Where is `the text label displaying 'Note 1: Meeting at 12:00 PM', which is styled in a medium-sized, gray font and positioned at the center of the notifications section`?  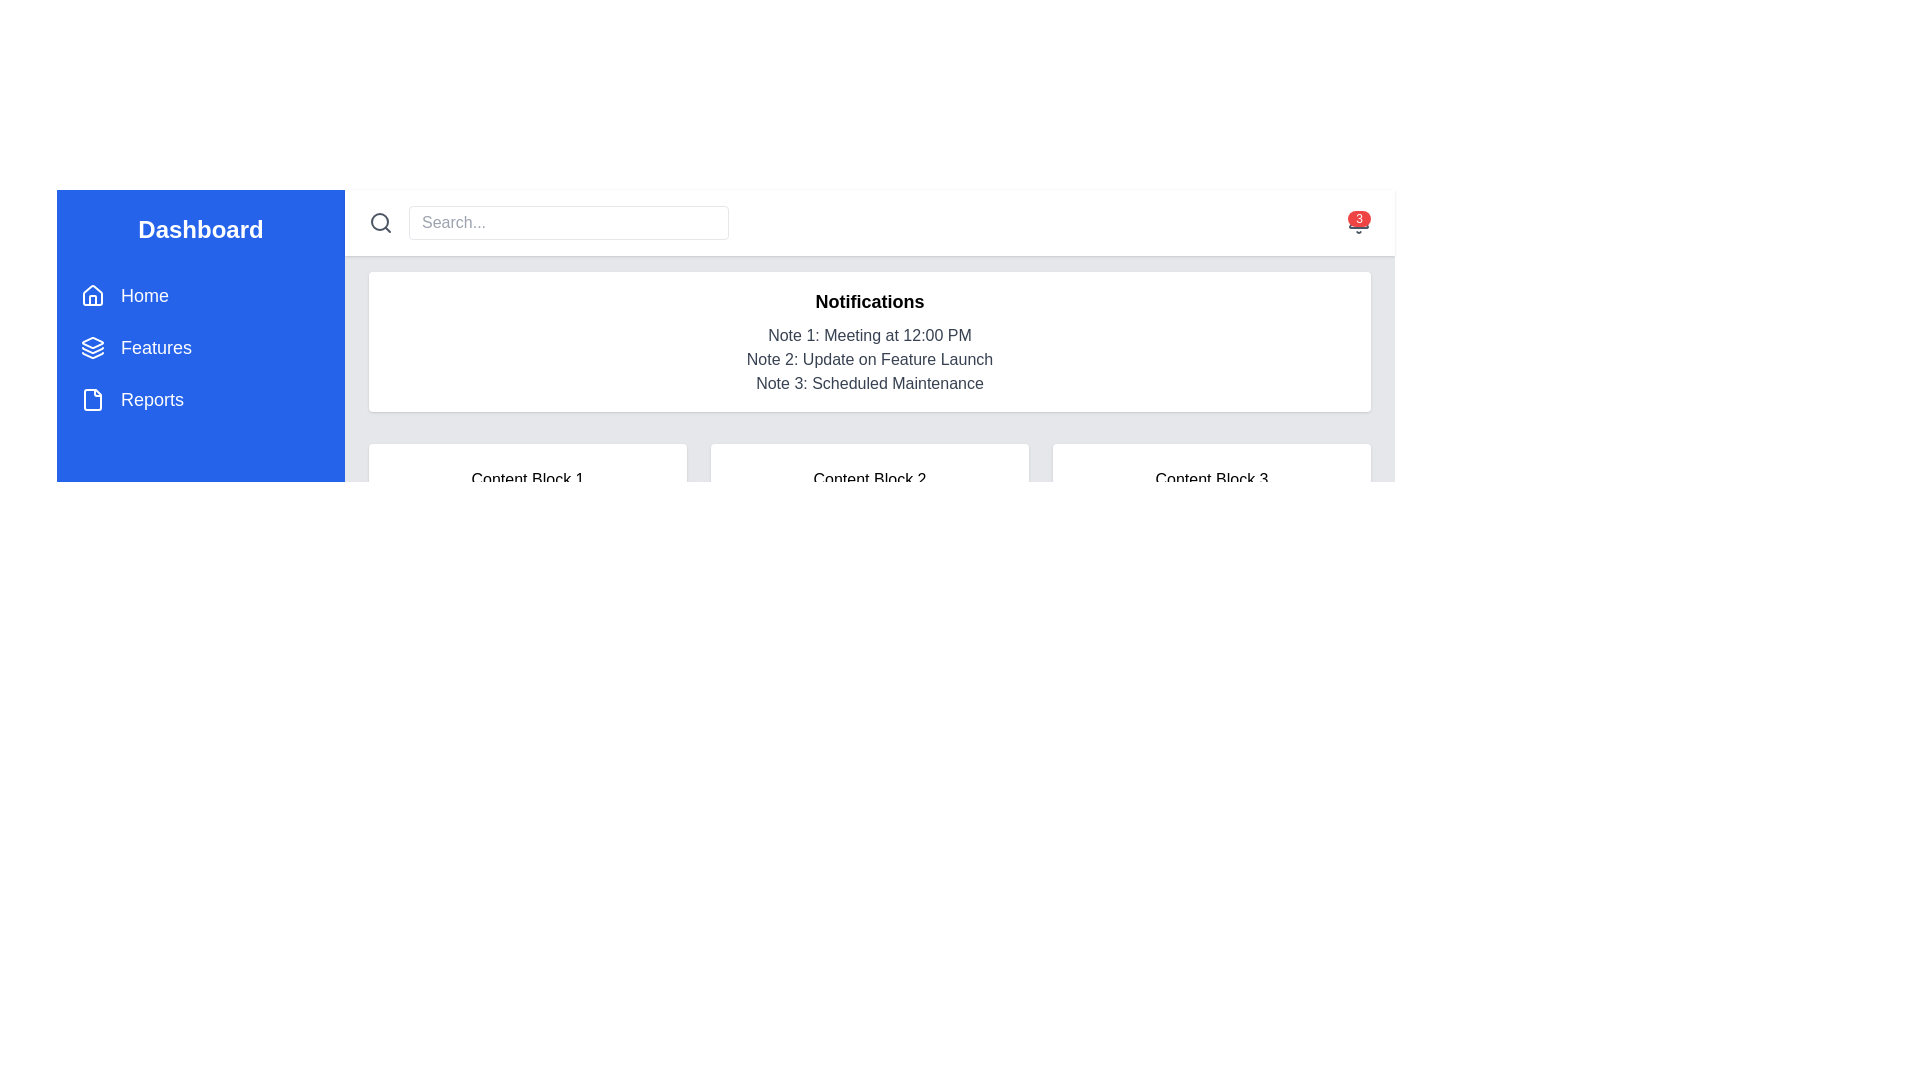 the text label displaying 'Note 1: Meeting at 12:00 PM', which is styled in a medium-sized, gray font and positioned at the center of the notifications section is located at coordinates (869, 334).